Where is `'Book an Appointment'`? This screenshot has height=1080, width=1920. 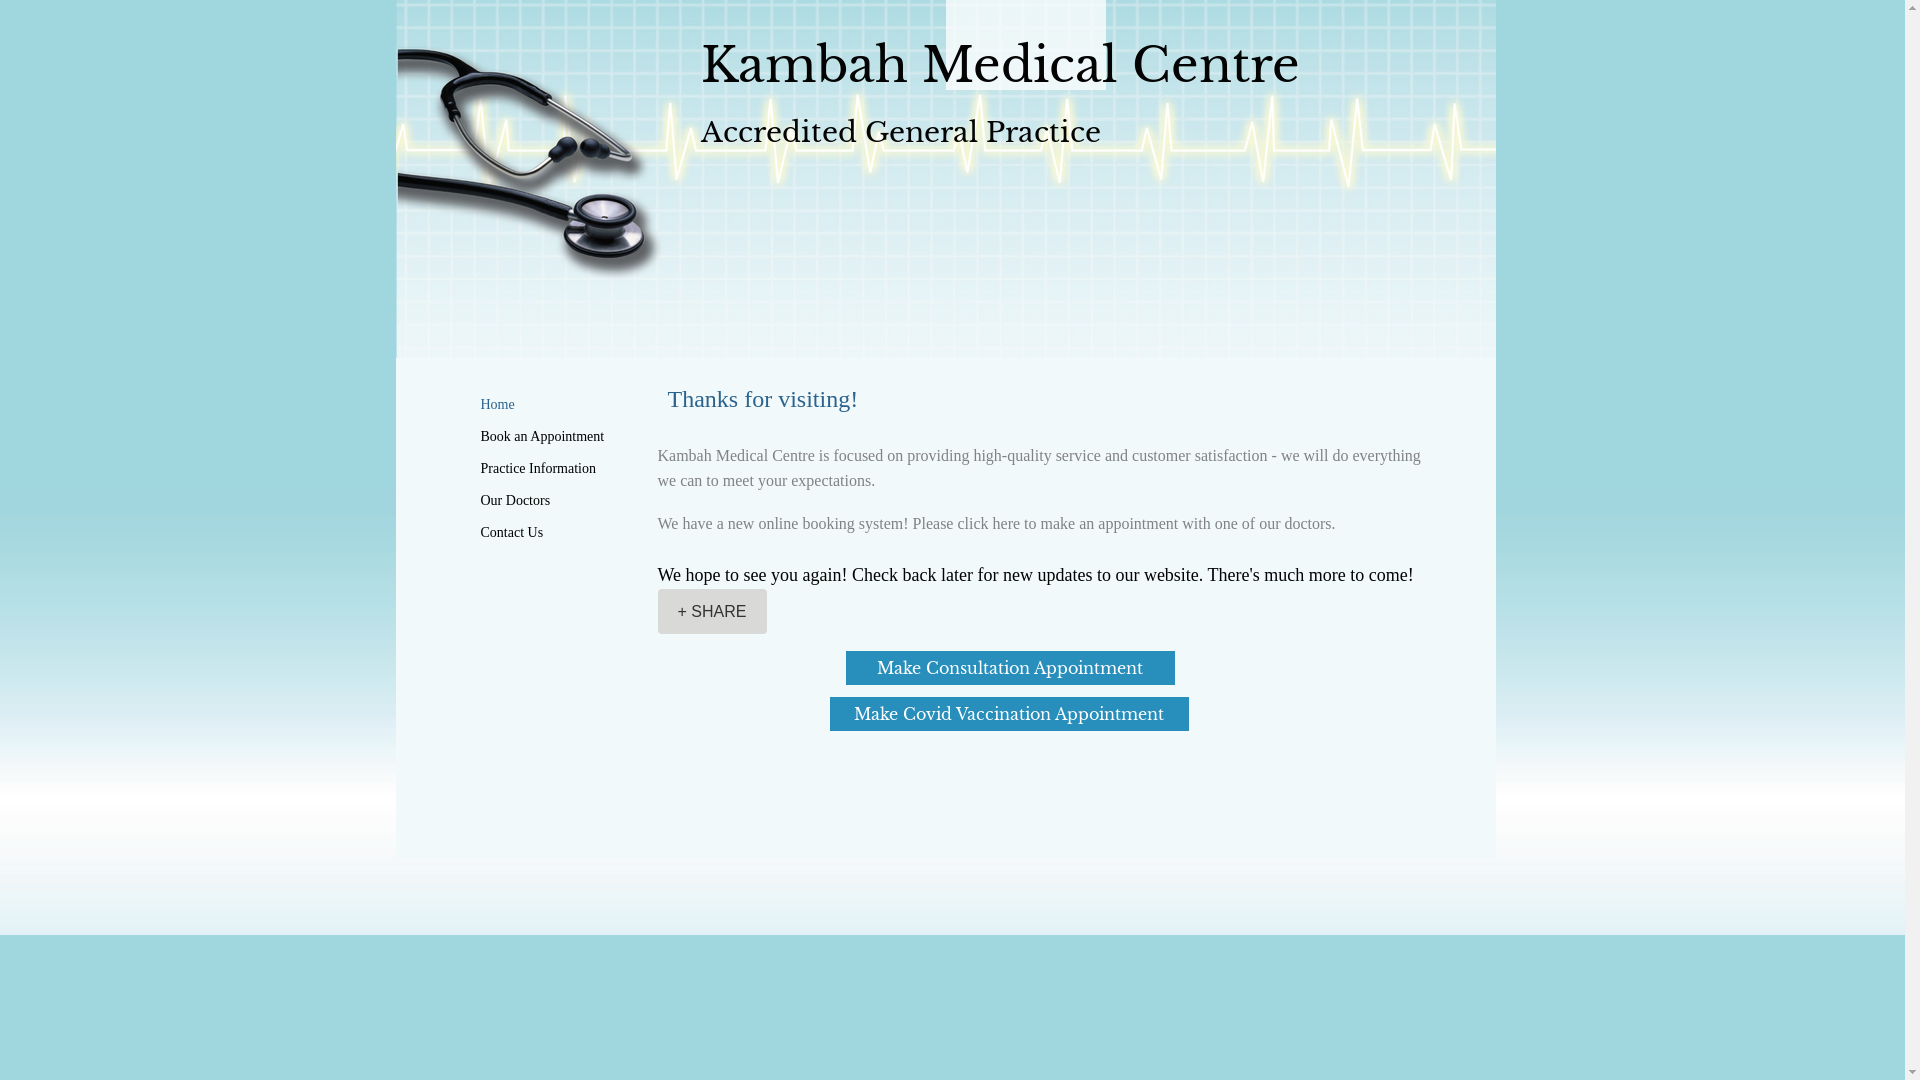 'Book an Appointment' is located at coordinates (542, 435).